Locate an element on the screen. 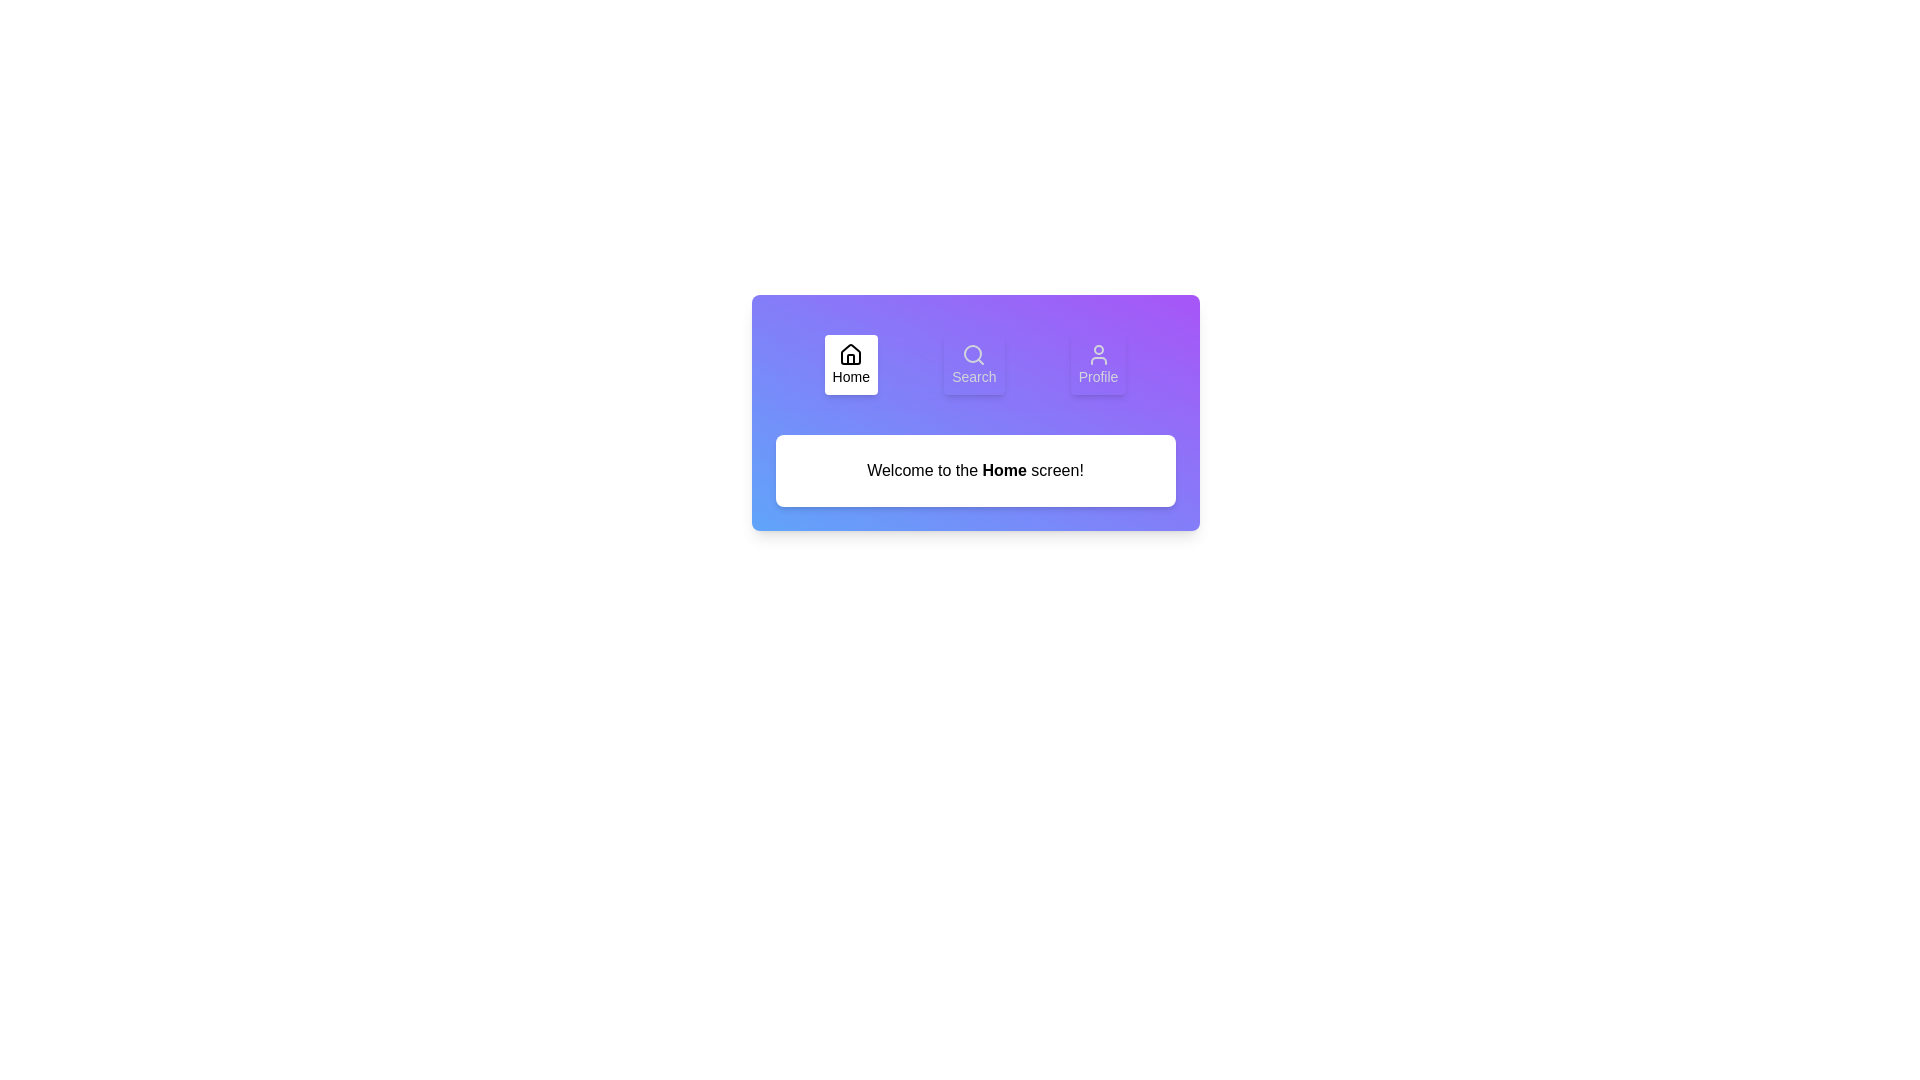  the 'Profile' button, which is the third button in a row of three with a user profile icon and label below it, to observe visual feedback is located at coordinates (1097, 365).